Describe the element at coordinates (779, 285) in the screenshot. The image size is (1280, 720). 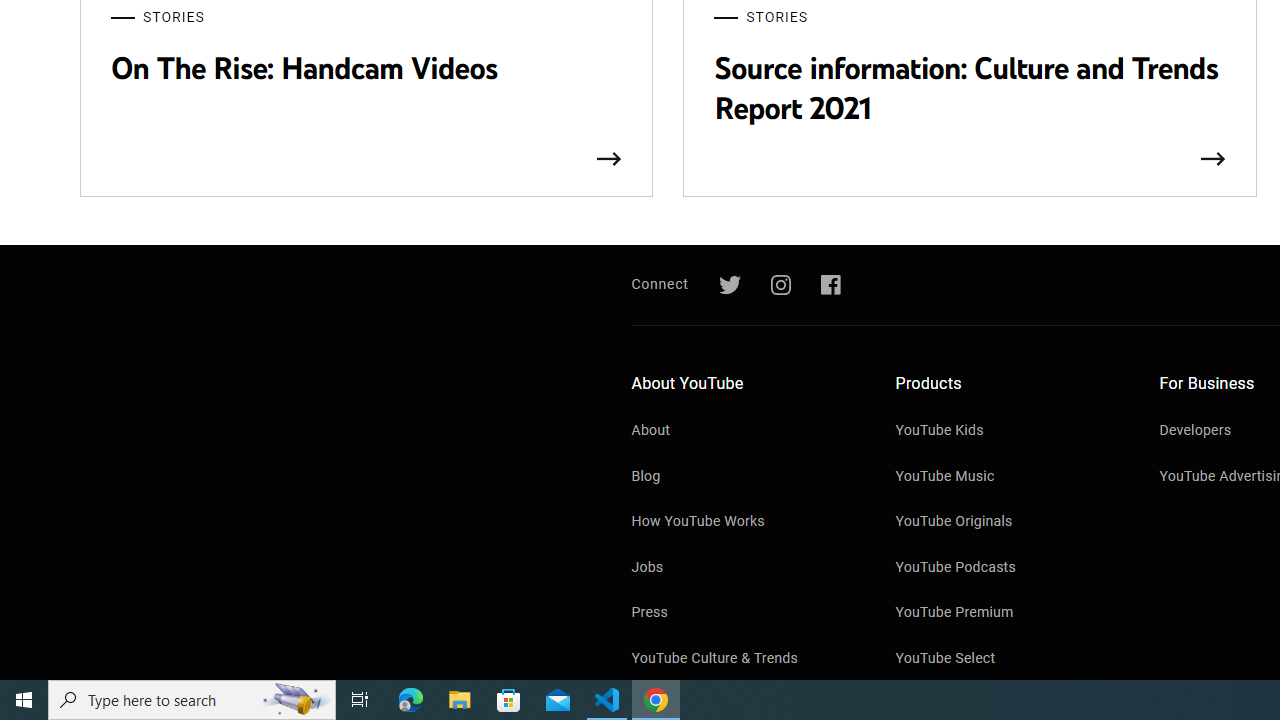
I see `'Instagram'` at that location.